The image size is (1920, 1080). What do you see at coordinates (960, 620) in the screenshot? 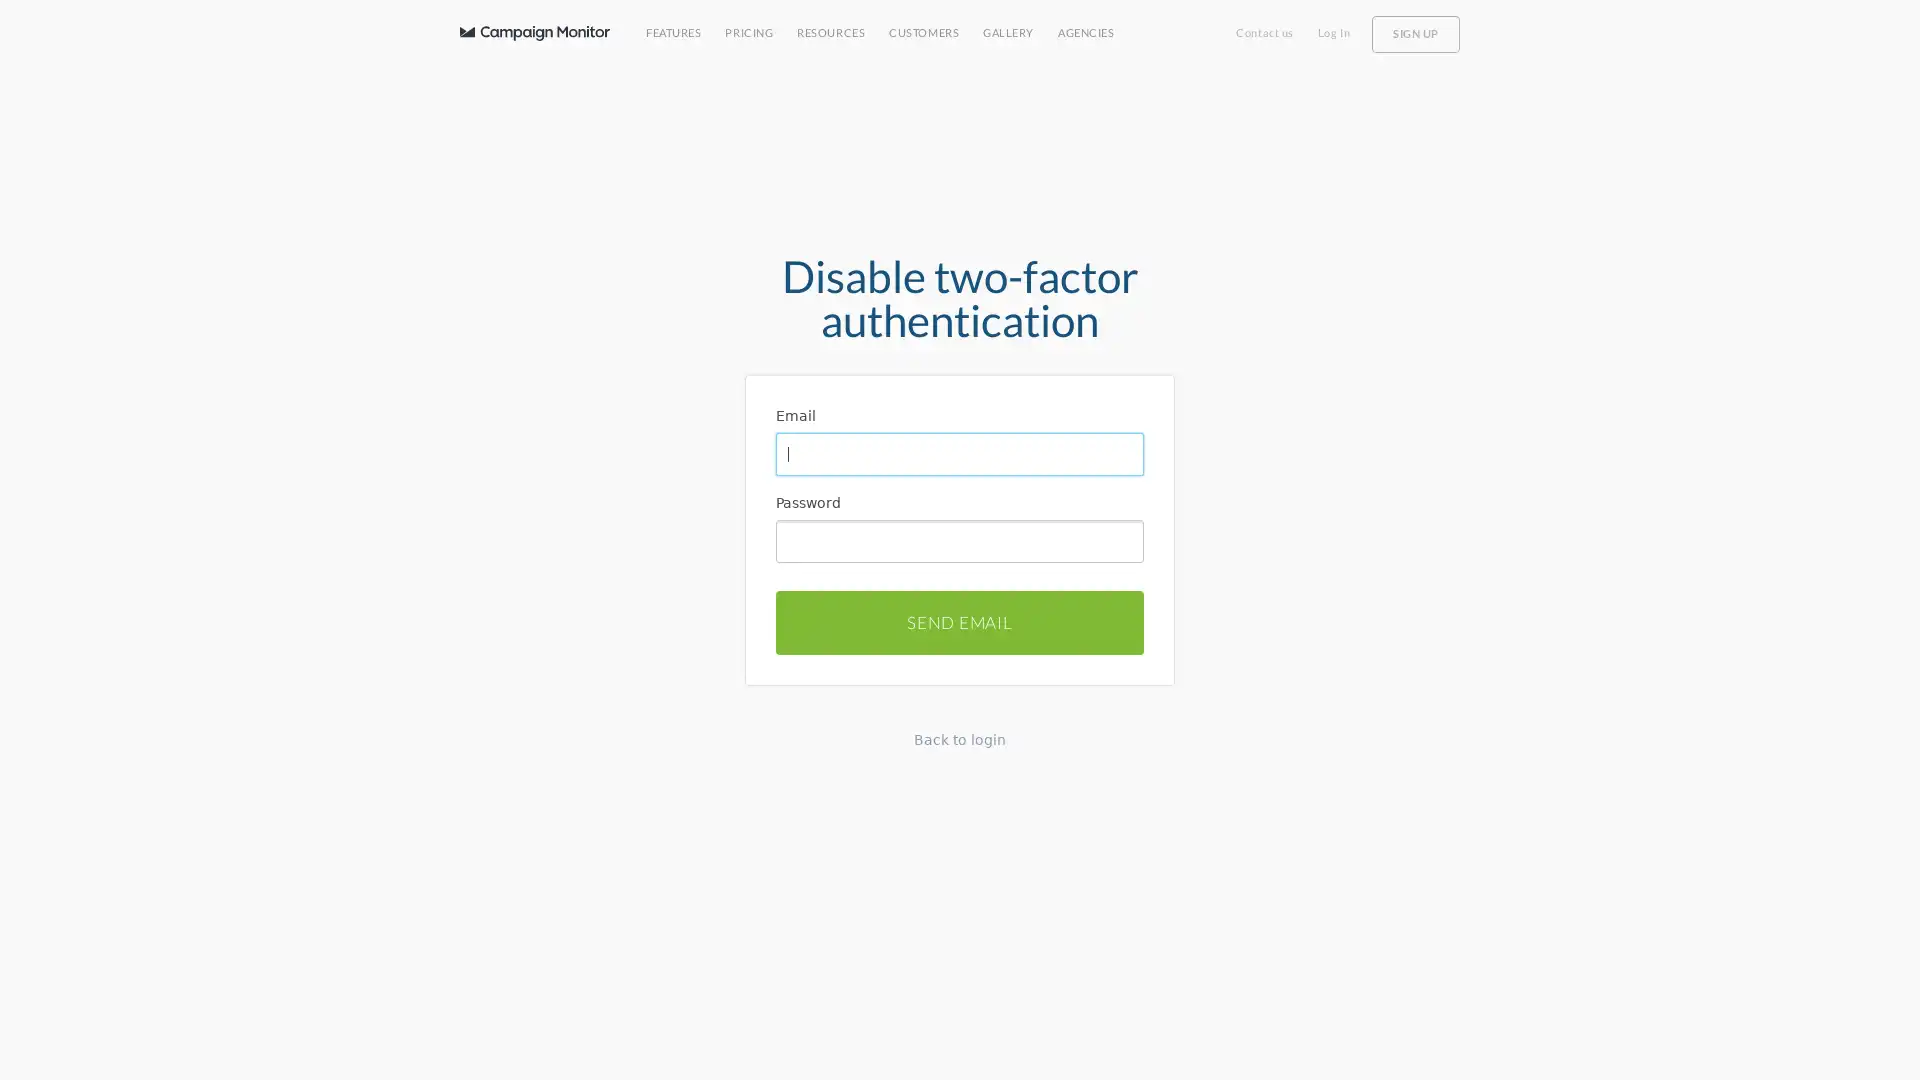
I see `SEND EMAIL` at bounding box center [960, 620].